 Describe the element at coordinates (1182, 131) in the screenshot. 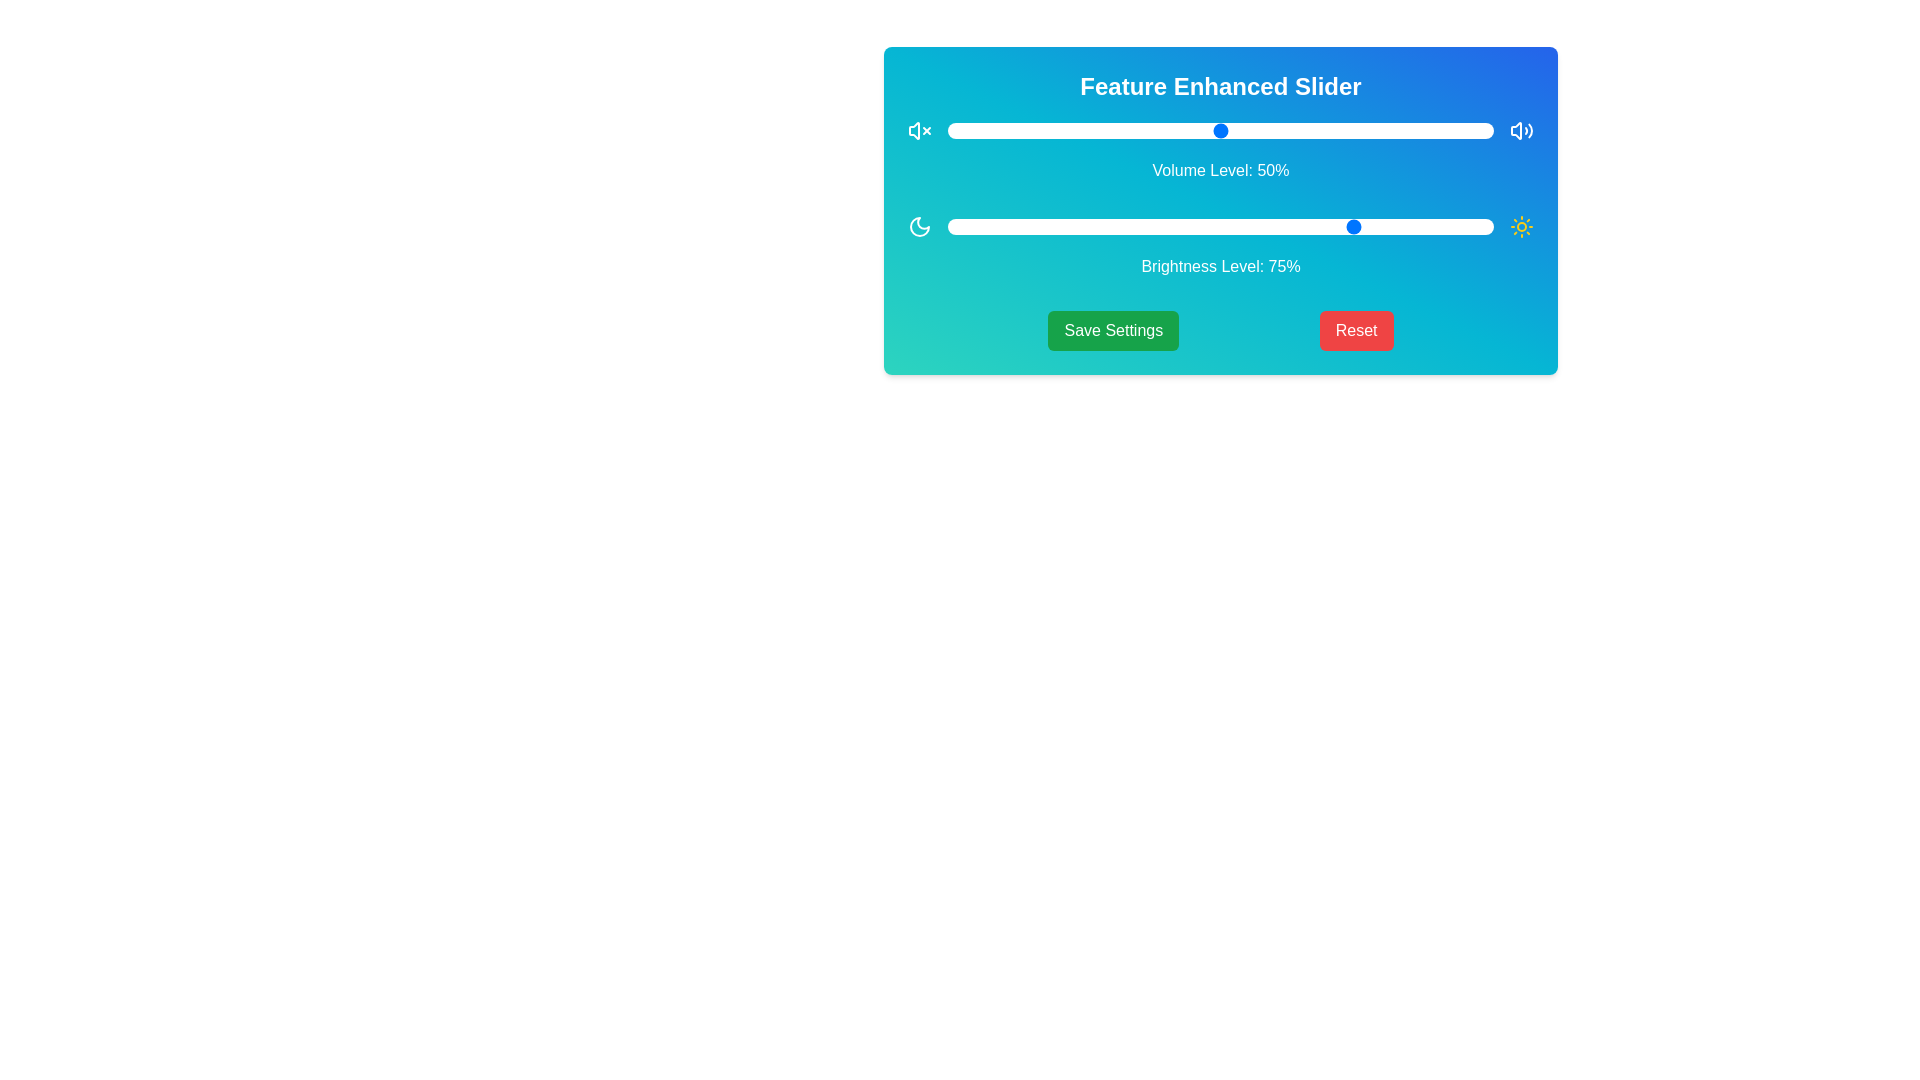

I see `the slider value` at that location.